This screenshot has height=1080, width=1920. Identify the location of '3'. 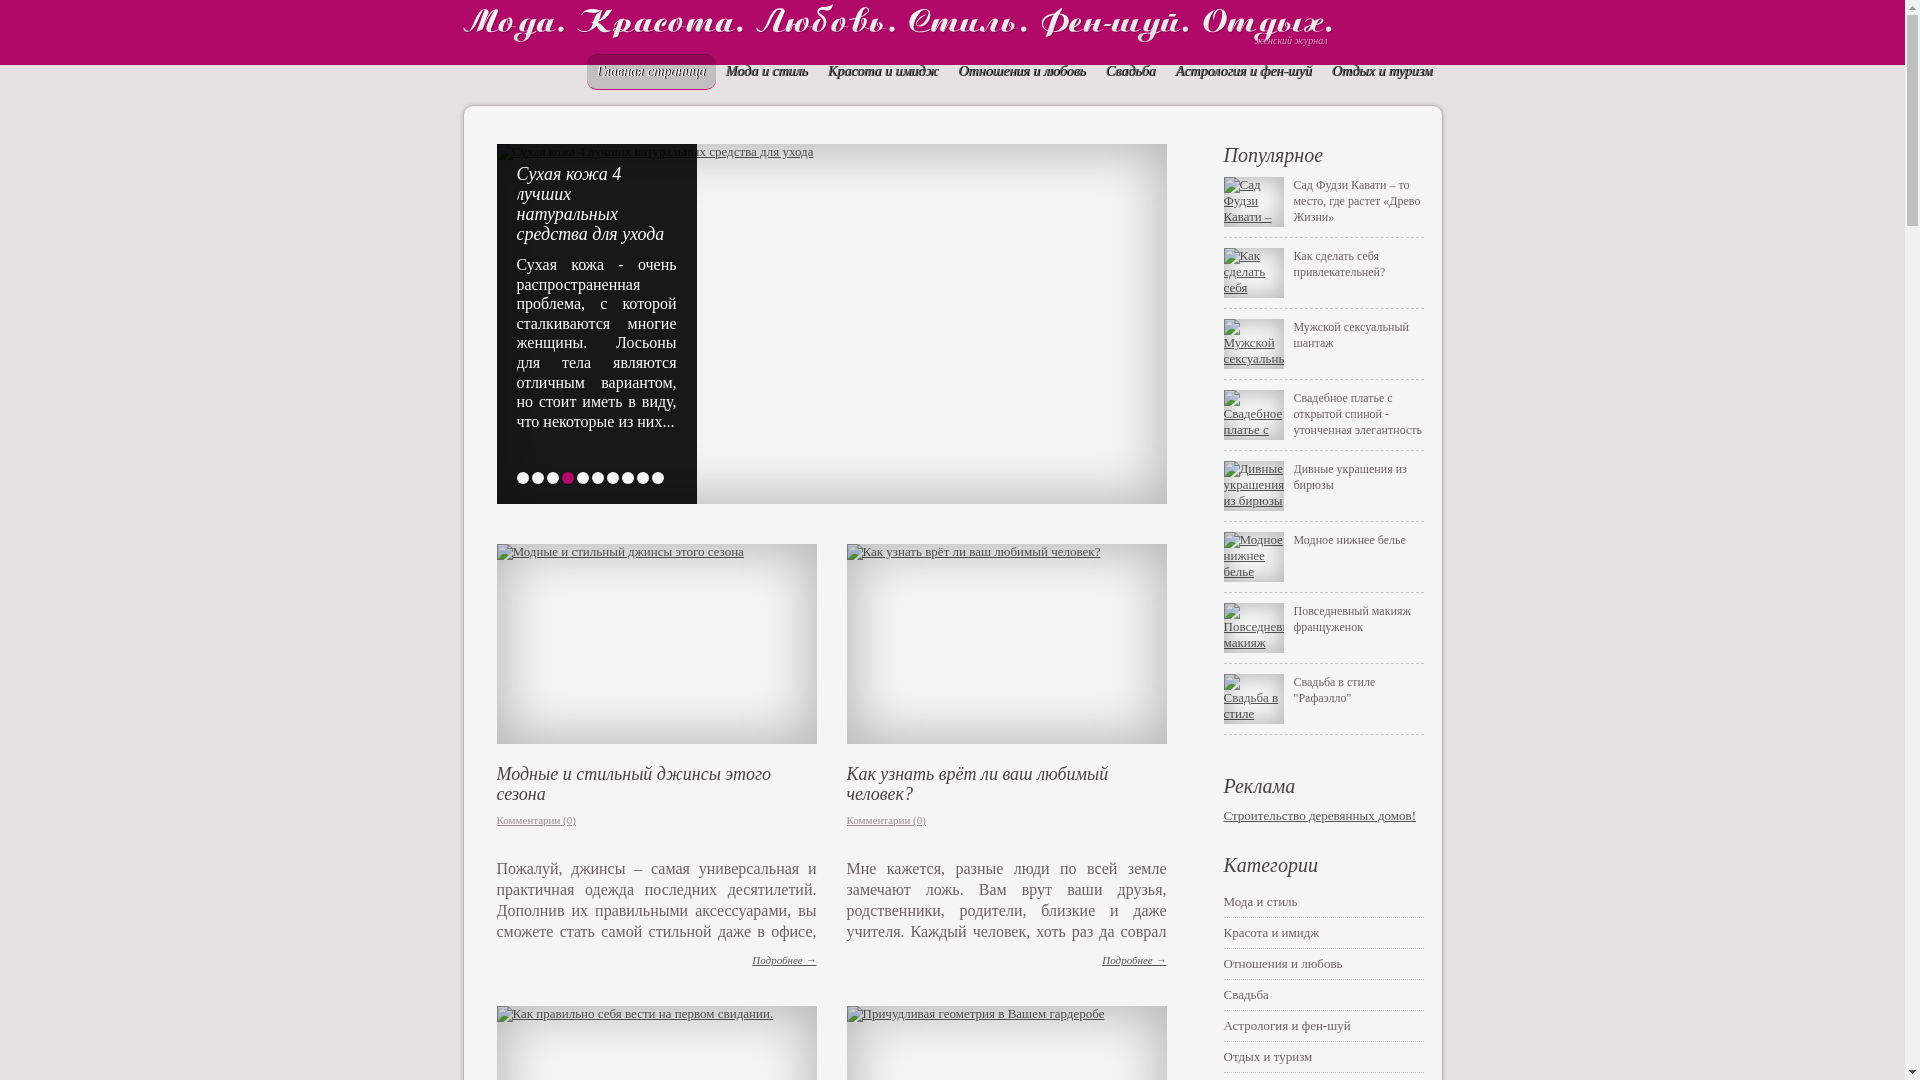
(546, 478).